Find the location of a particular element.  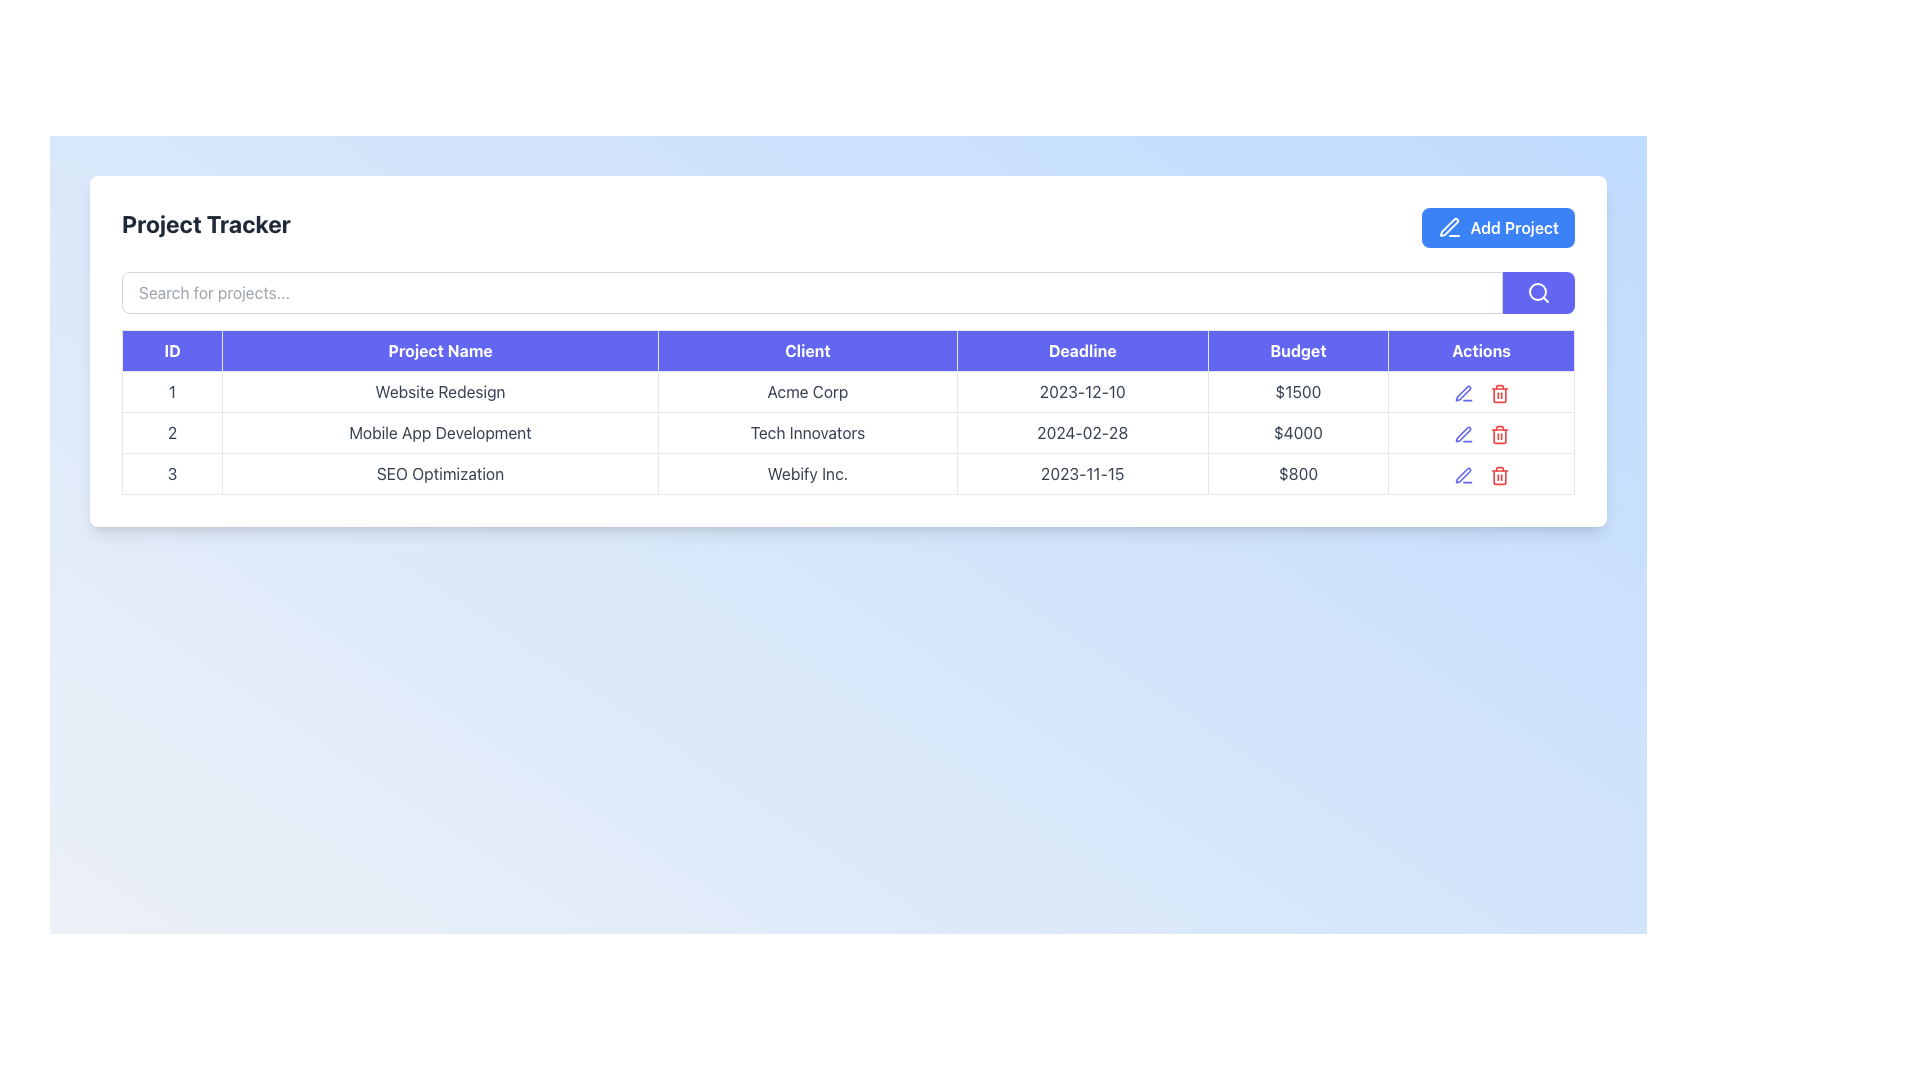

the indigo-colored pen icon is located at coordinates (1463, 431).